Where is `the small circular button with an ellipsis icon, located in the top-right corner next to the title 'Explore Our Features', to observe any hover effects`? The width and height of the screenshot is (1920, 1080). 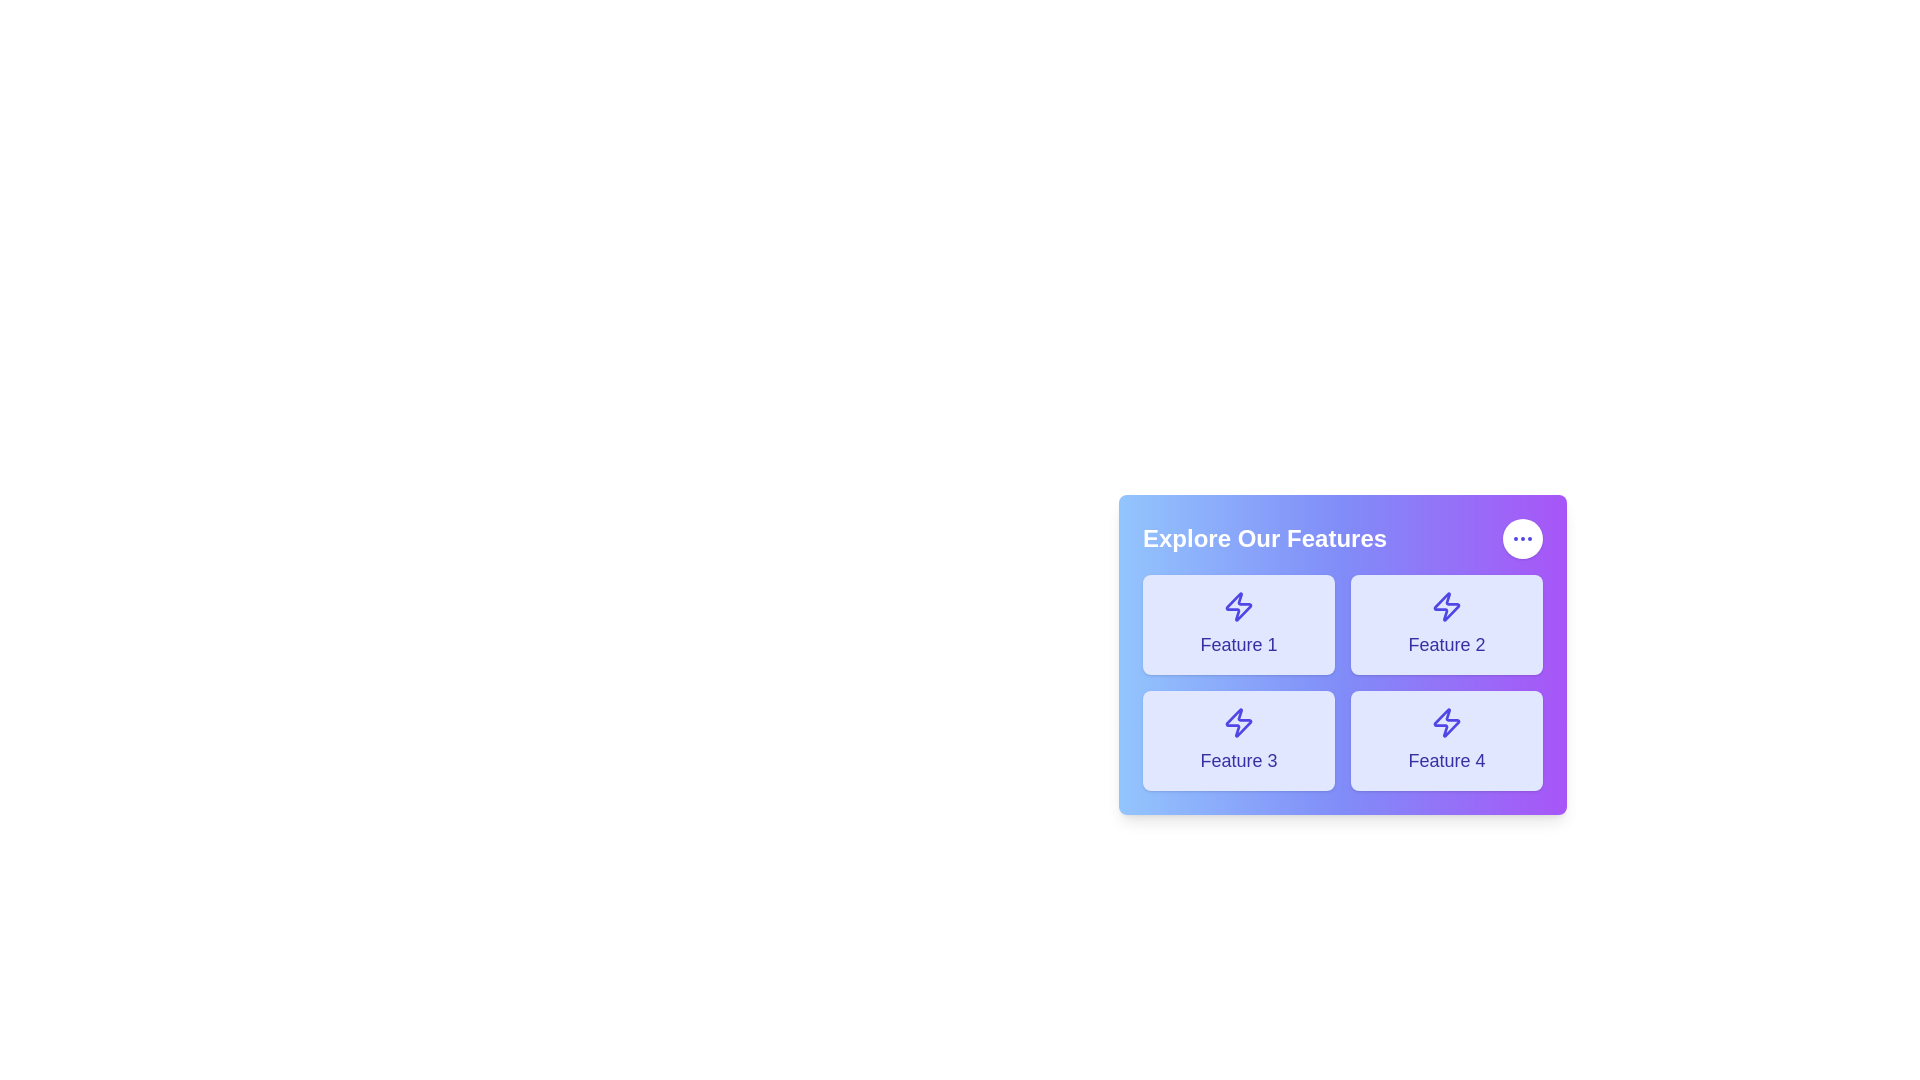
the small circular button with an ellipsis icon, located in the top-right corner next to the title 'Explore Our Features', to observe any hover effects is located at coordinates (1521, 538).